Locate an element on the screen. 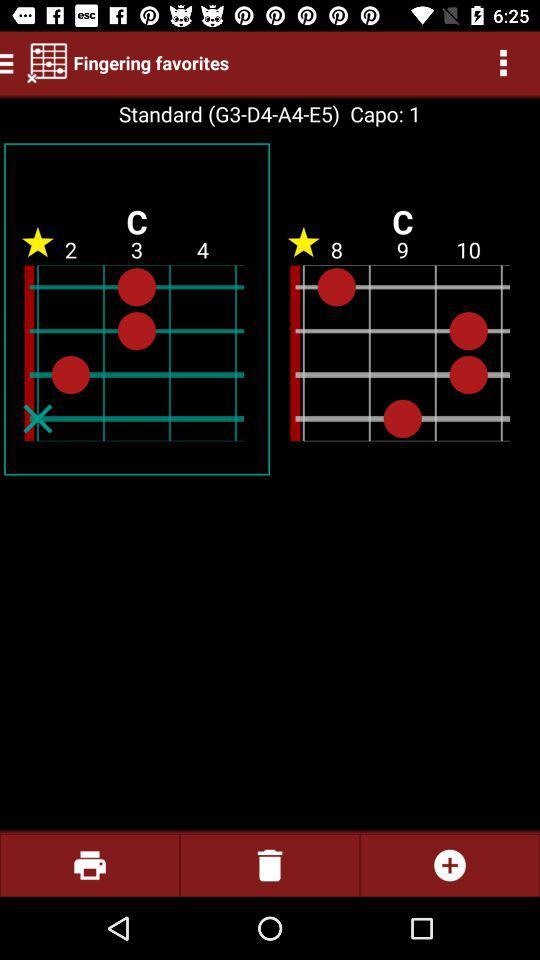  the menu icon is located at coordinates (9, 62).